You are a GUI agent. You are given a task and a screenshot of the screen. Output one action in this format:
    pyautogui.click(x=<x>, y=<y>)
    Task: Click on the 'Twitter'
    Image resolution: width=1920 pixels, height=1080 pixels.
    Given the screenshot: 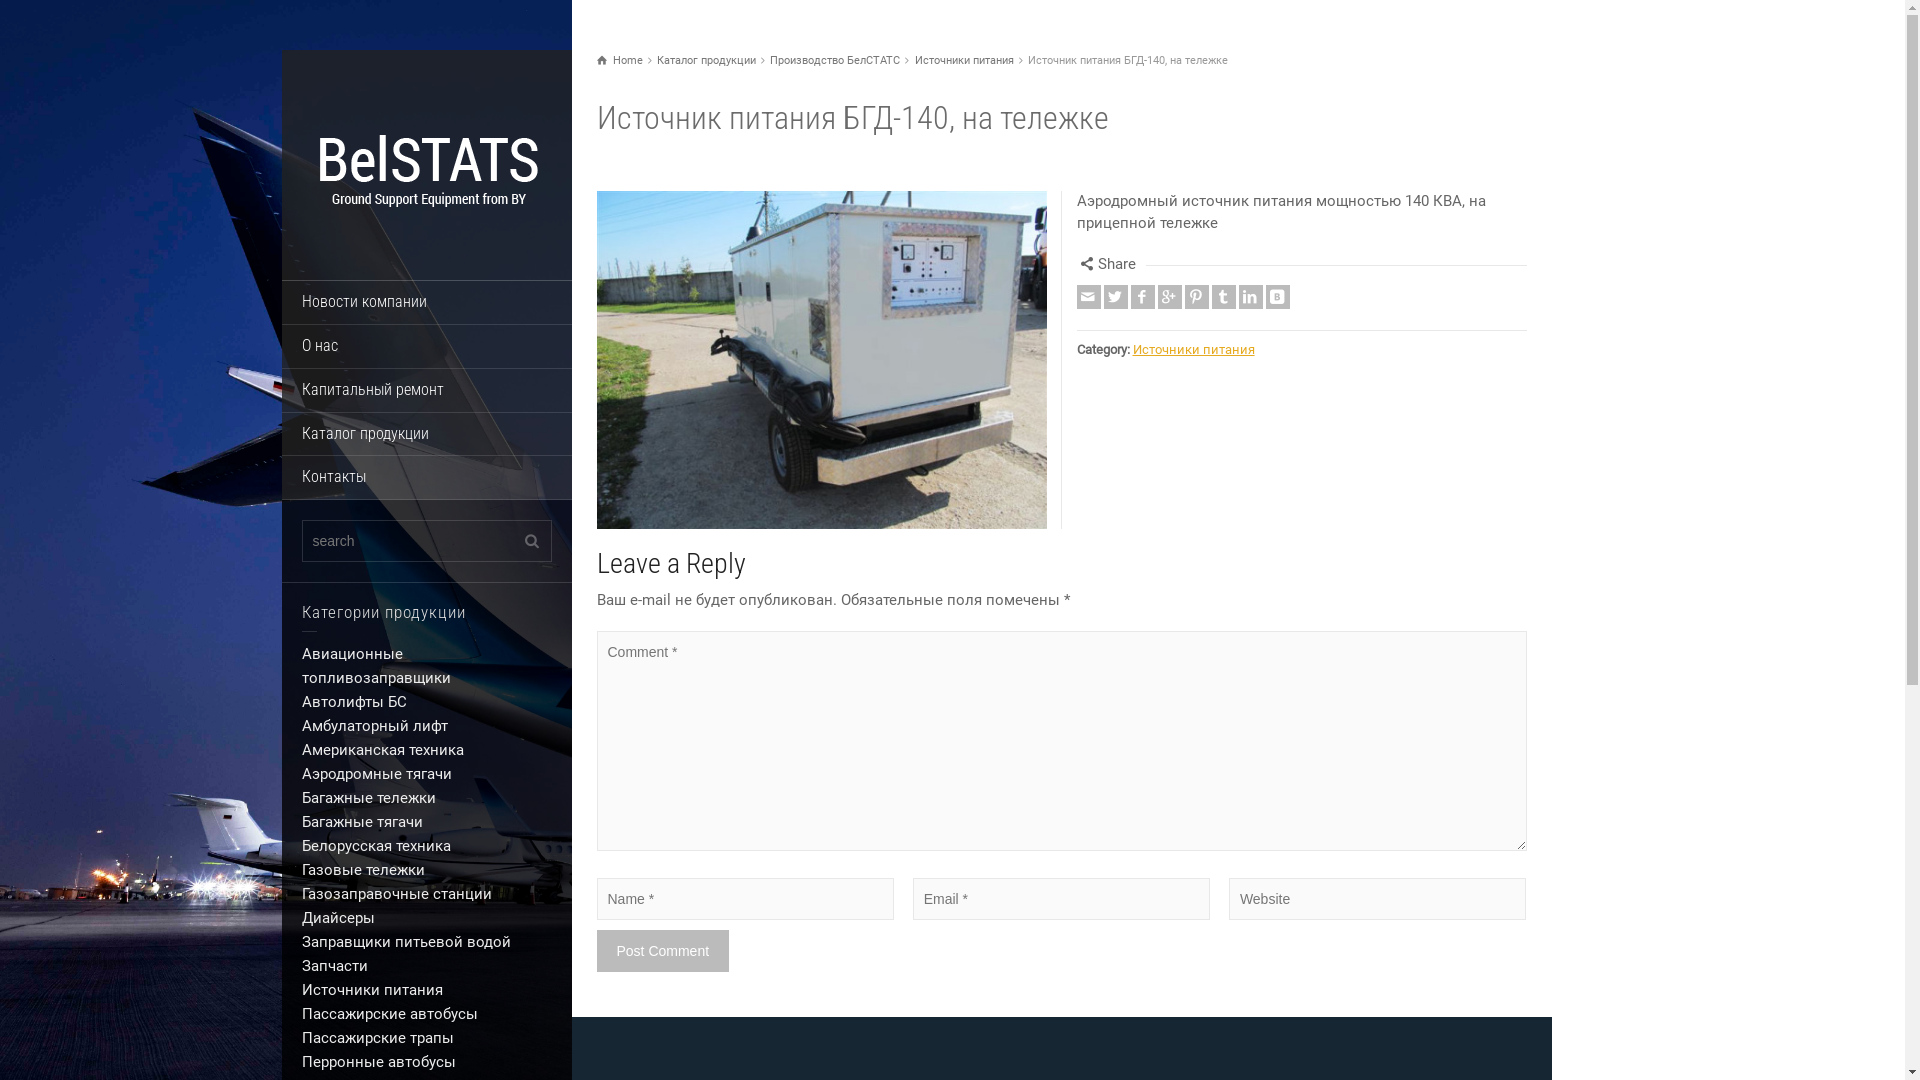 What is the action you would take?
    pyautogui.click(x=1103, y=297)
    